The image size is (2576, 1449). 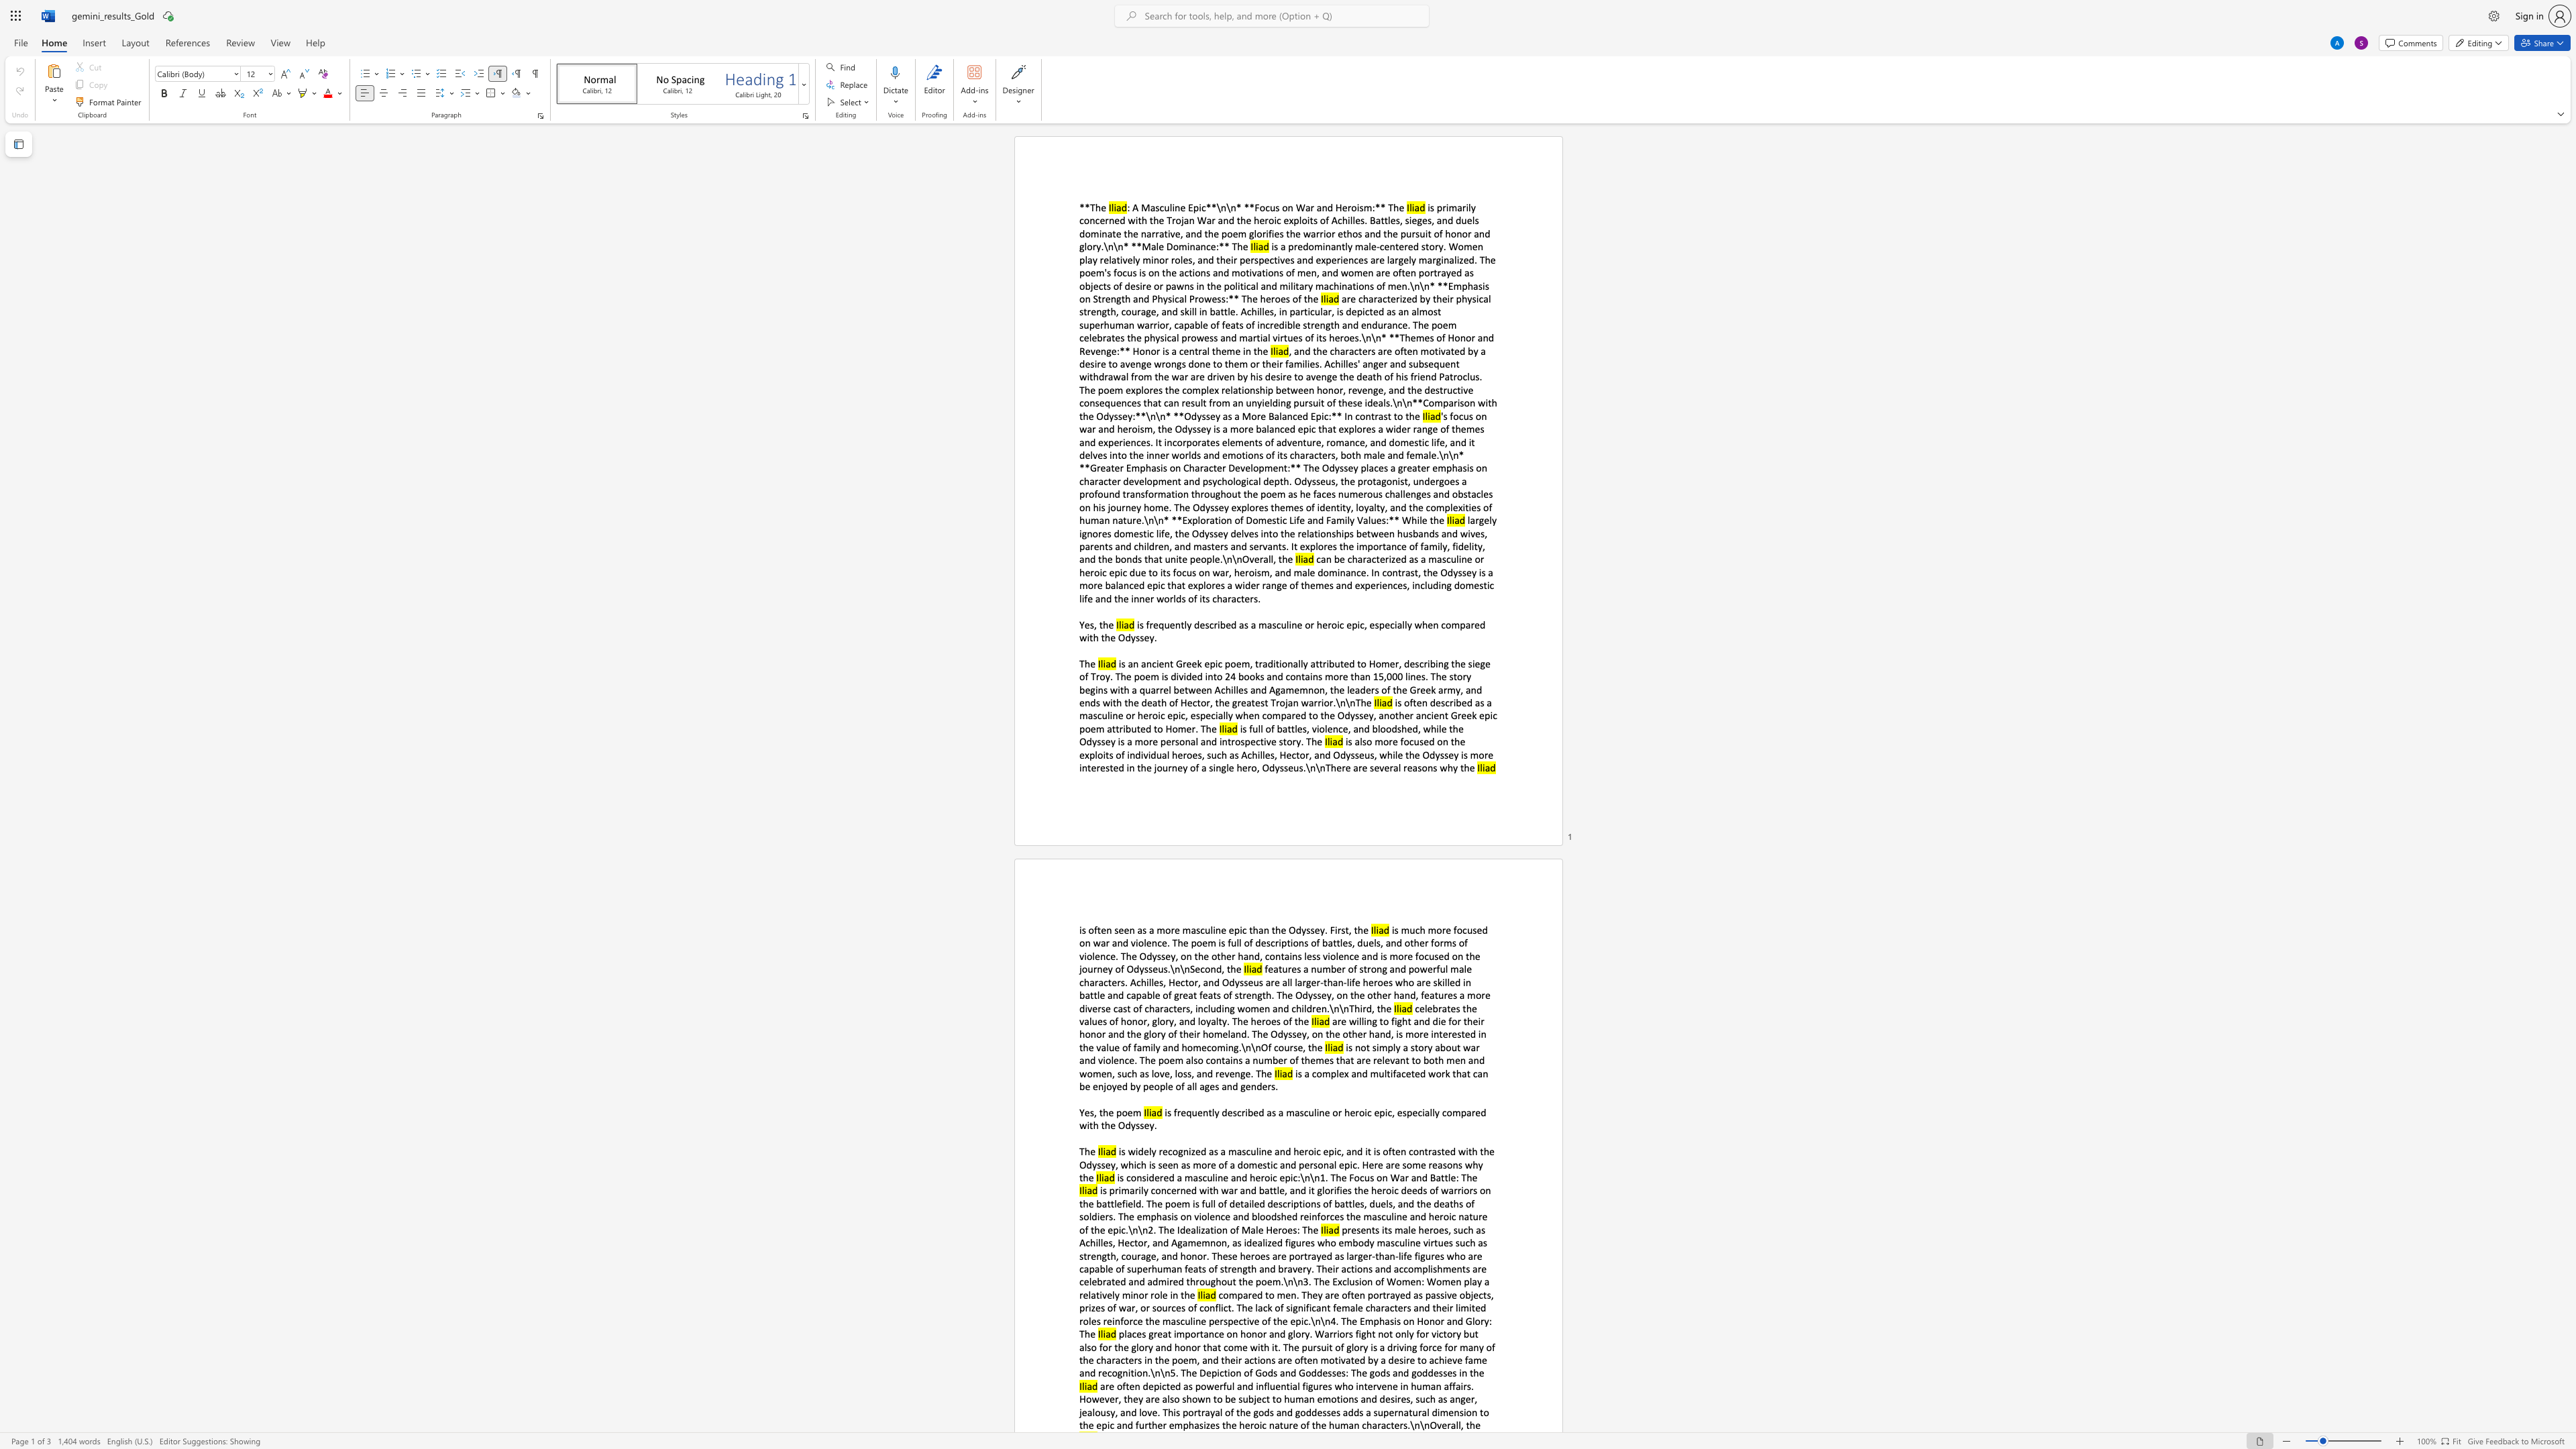 I want to click on the subset text "ll" within the text "is full of", so click(x=1257, y=727).